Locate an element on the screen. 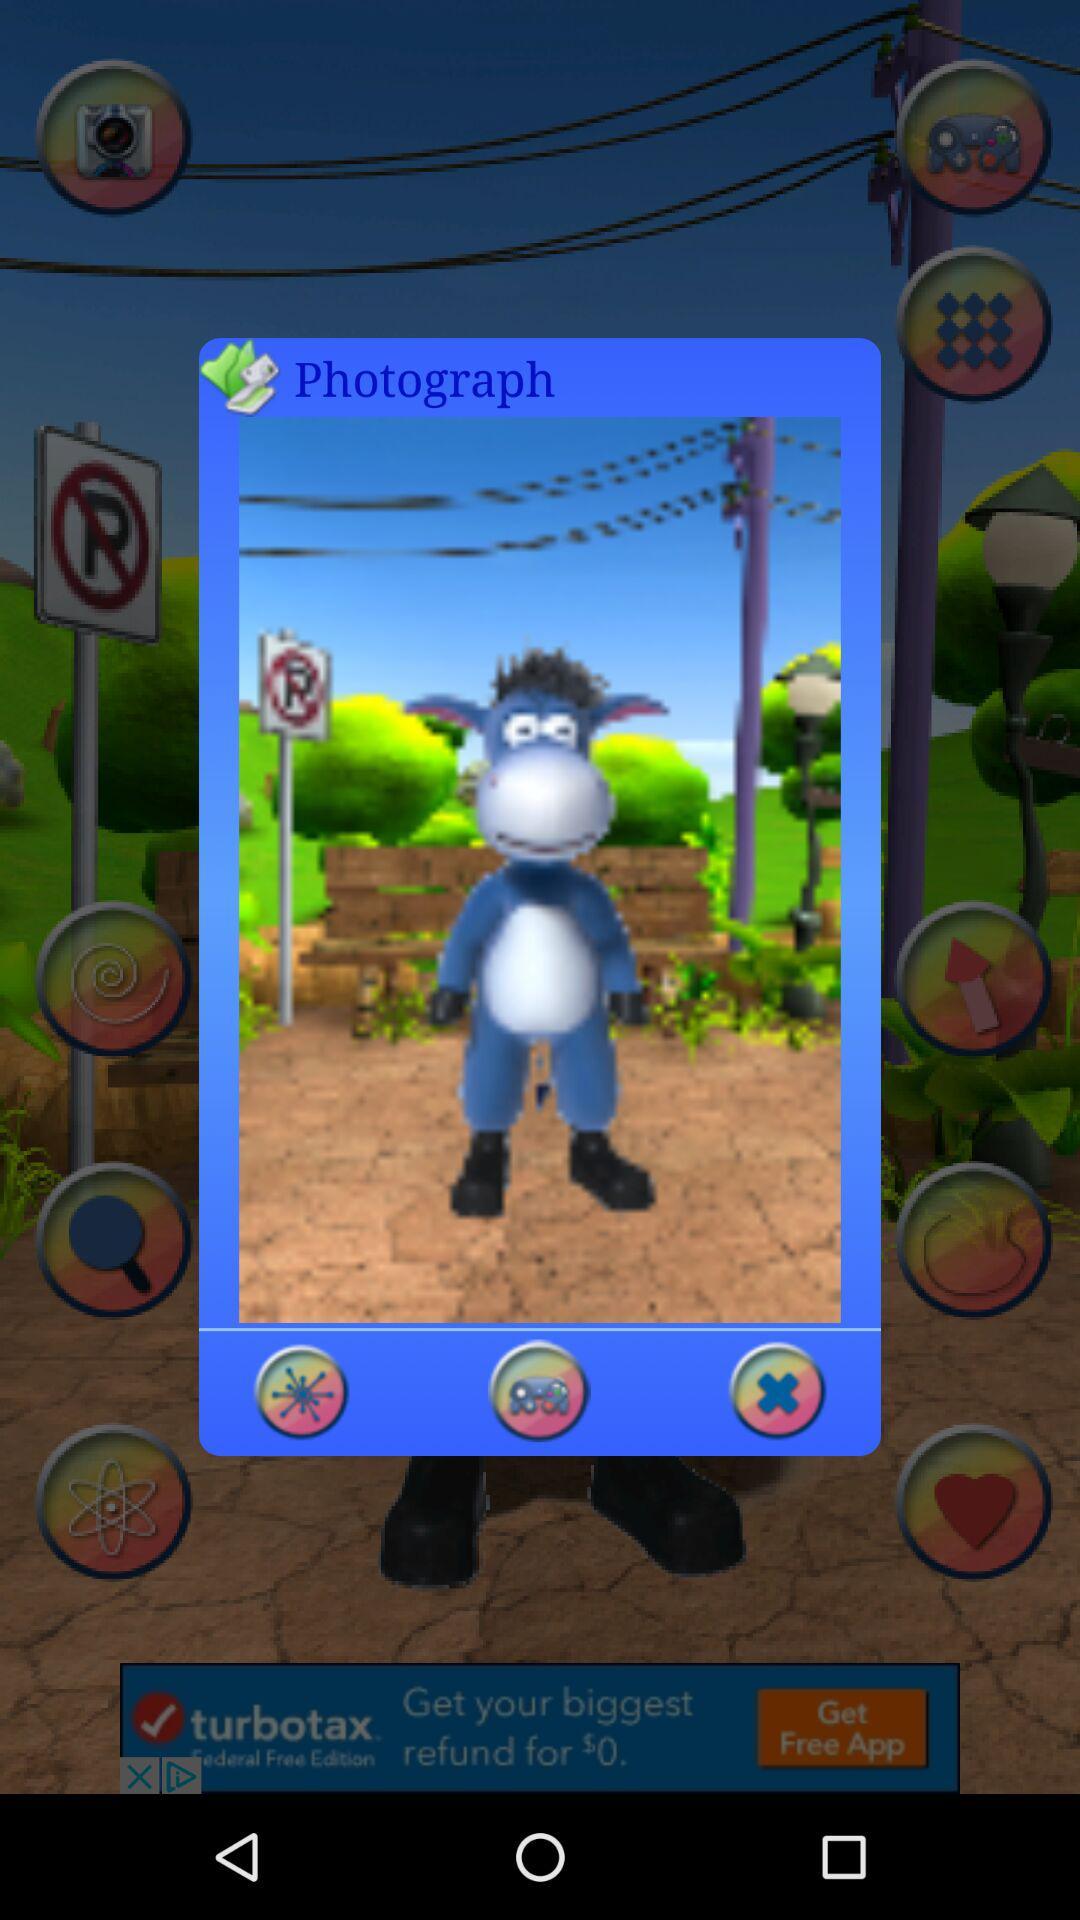 This screenshot has height=1920, width=1080. the item at the bottom left corner is located at coordinates (302, 1389).